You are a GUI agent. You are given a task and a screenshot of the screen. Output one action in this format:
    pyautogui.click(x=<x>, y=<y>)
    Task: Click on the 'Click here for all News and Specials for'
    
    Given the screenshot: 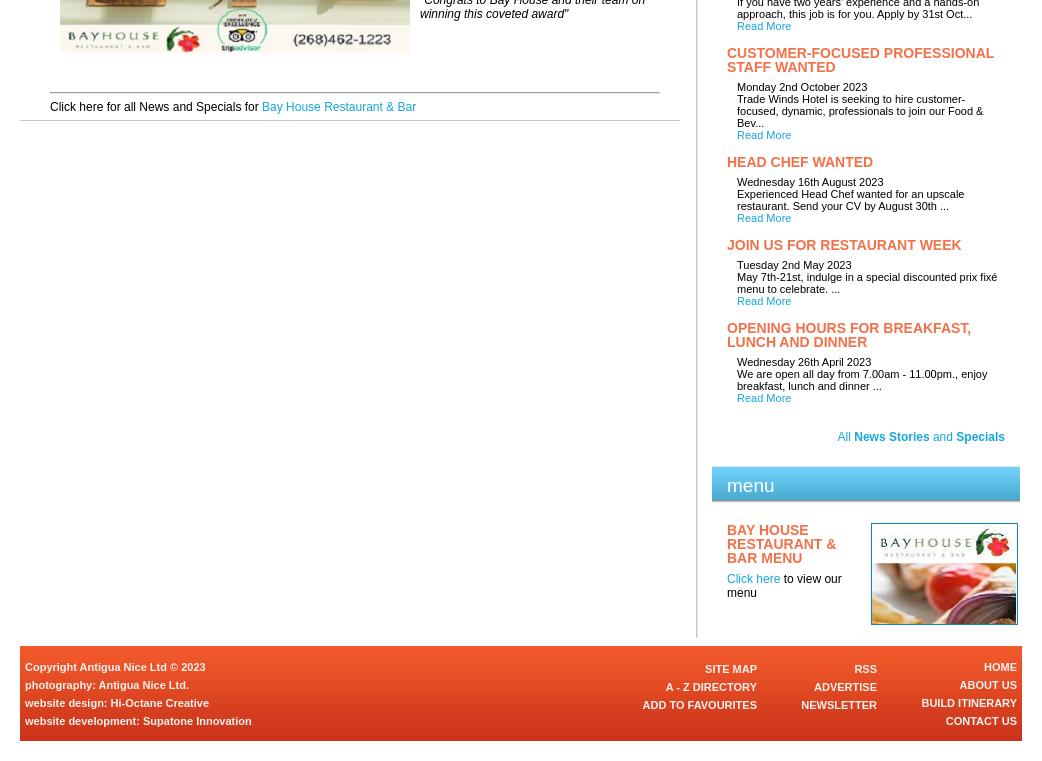 What is the action you would take?
    pyautogui.click(x=49, y=106)
    